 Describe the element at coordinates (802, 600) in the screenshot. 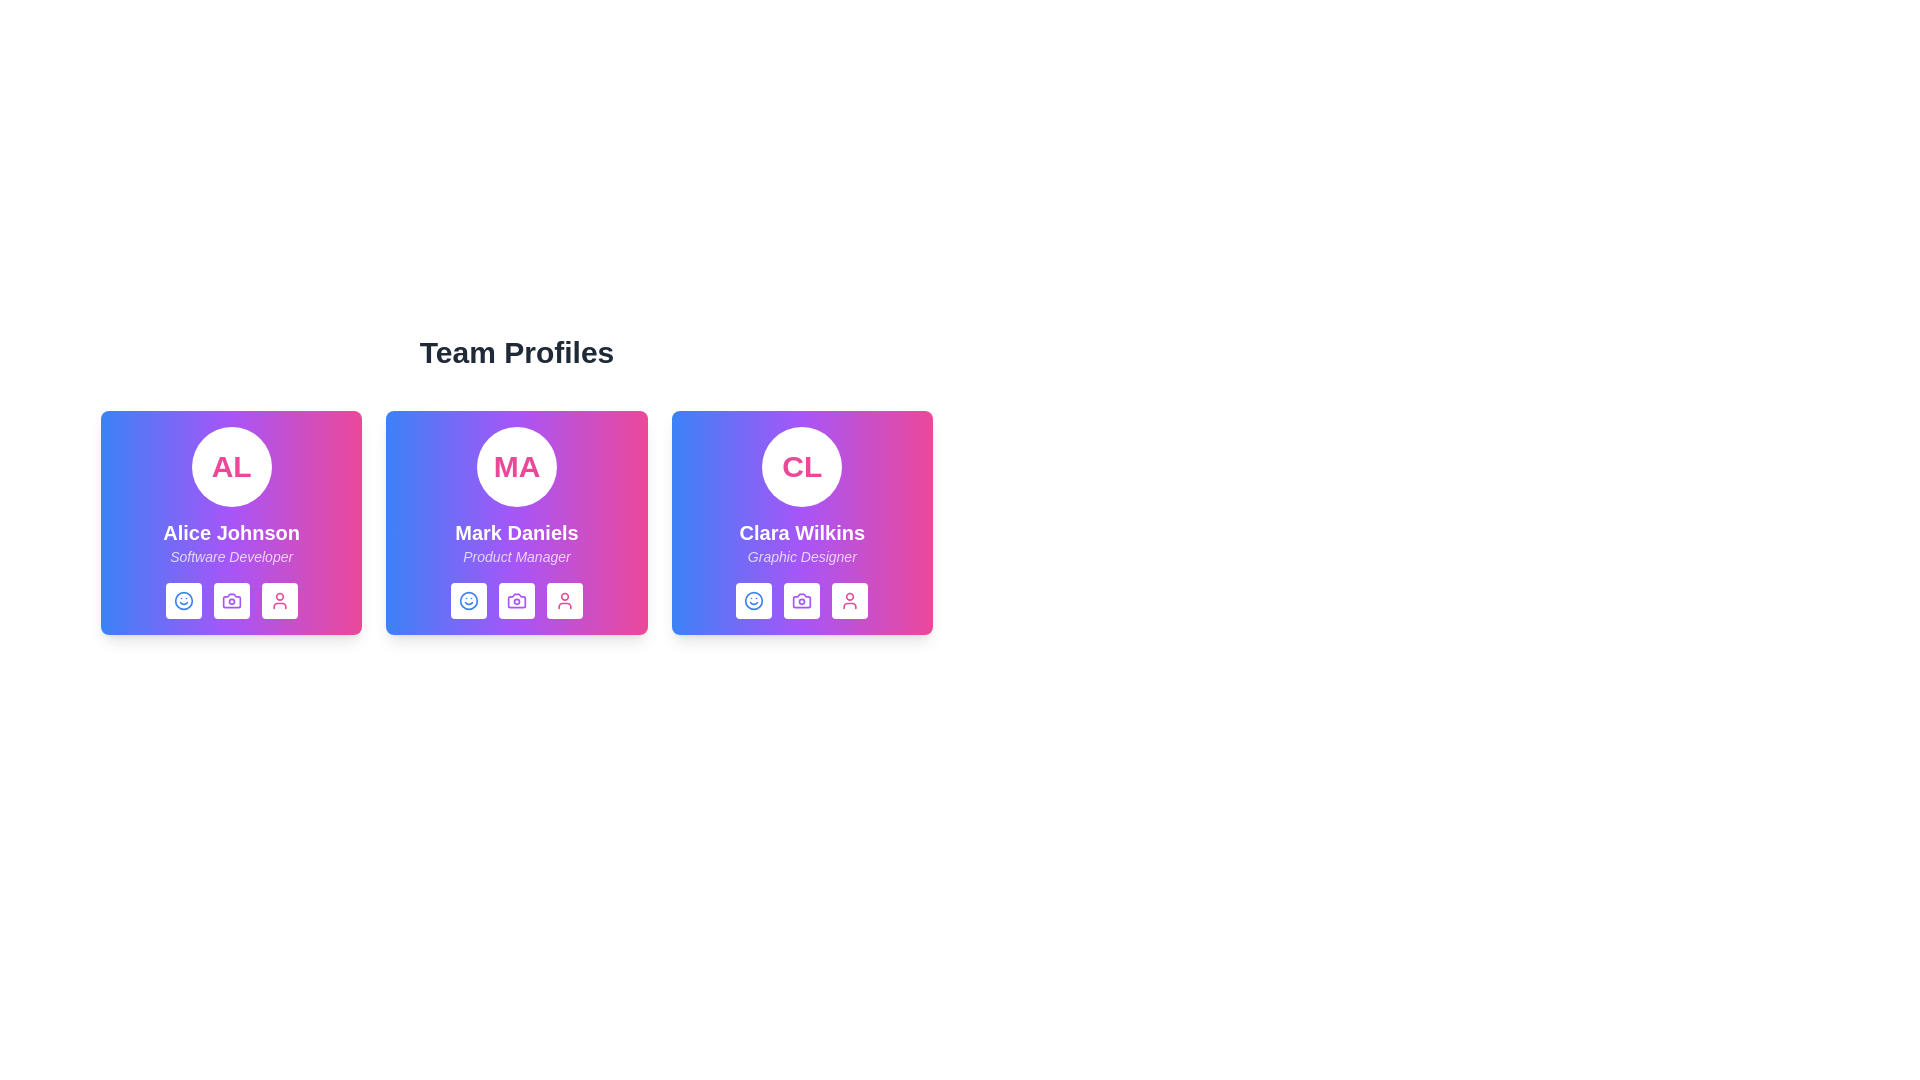

I see `the clickable icon button located at the bottom center of the user information card for 'Clara Wilkins', positioned between the blue smiley-face button and the pink user icon button` at that location.